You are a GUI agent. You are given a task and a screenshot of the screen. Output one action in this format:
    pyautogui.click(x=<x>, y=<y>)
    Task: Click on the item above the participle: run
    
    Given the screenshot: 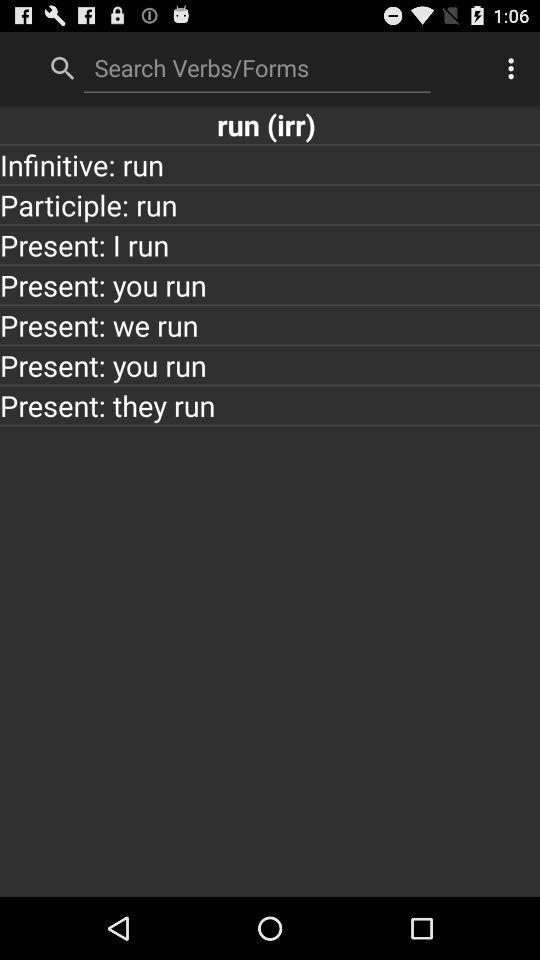 What is the action you would take?
    pyautogui.click(x=270, y=163)
    